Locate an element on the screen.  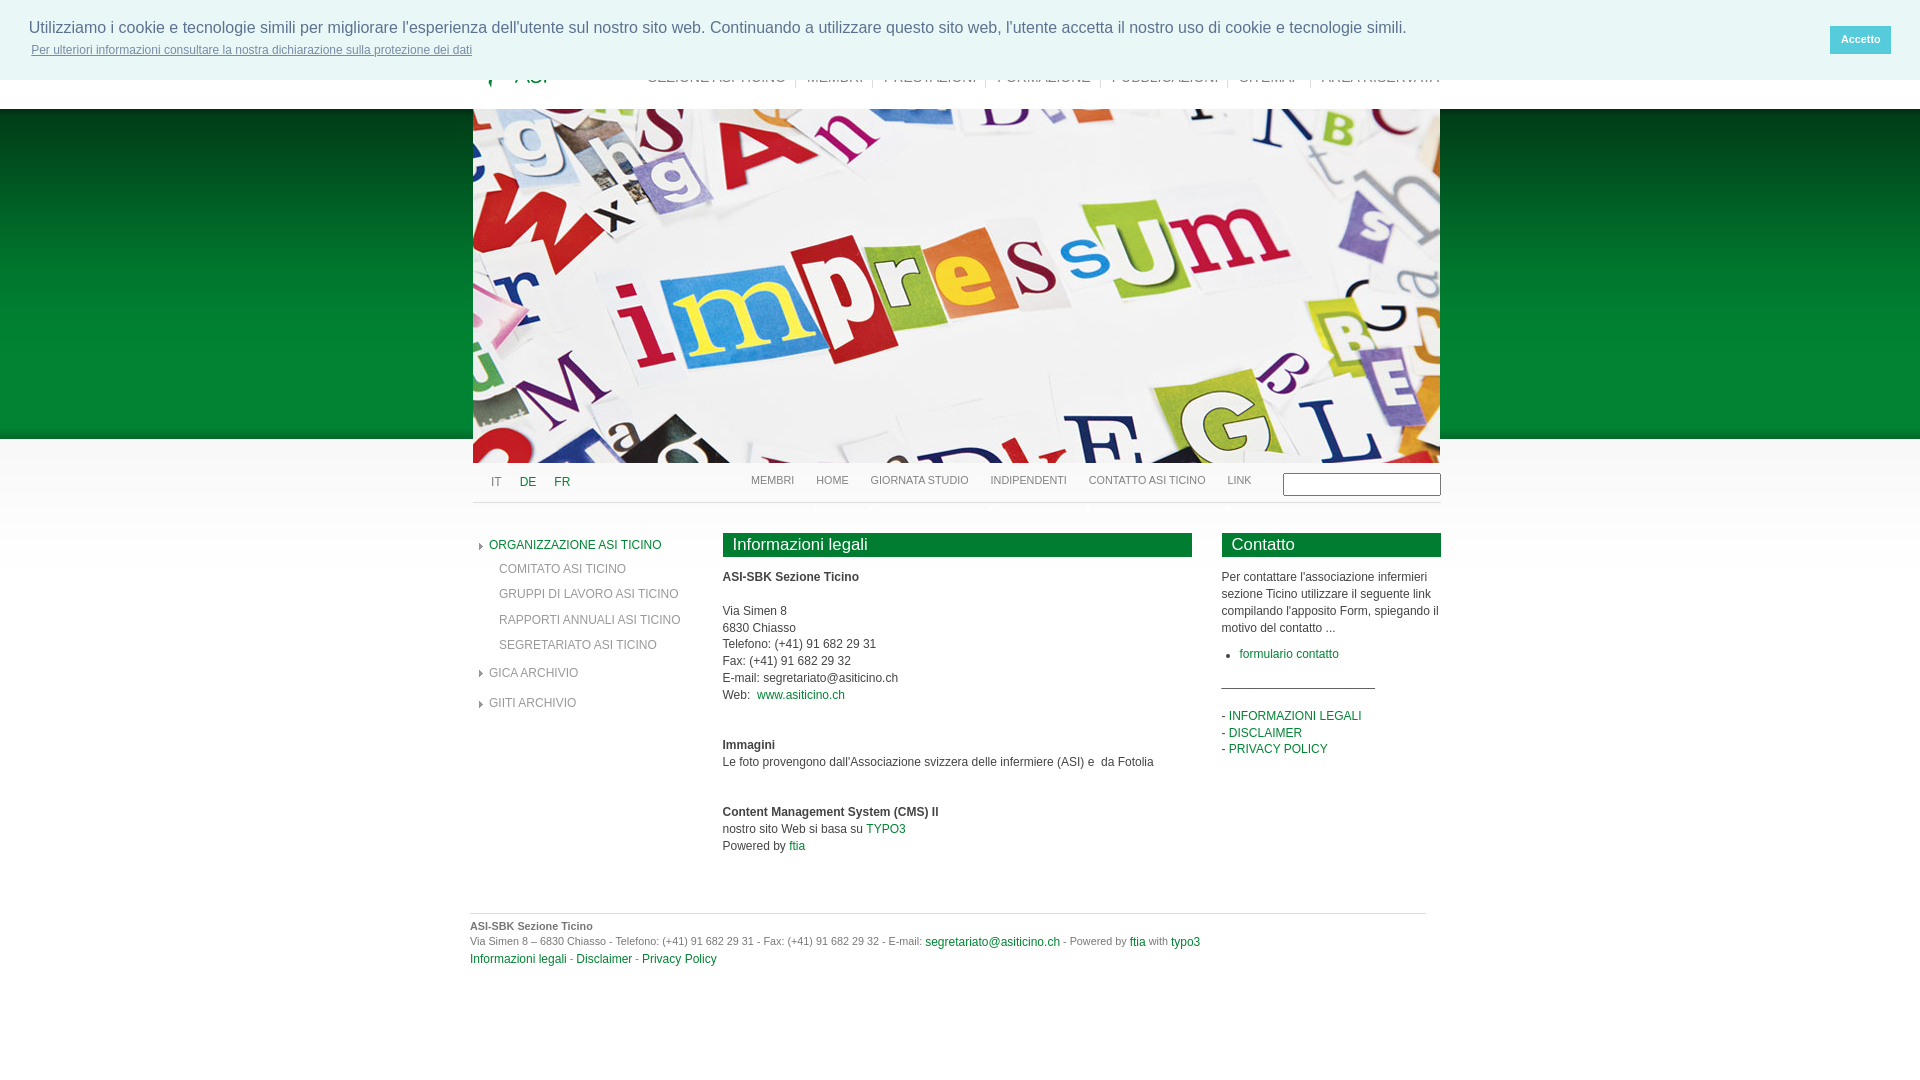
'GRUPPI DI LAVORO ASI TICINO' is located at coordinates (588, 593).